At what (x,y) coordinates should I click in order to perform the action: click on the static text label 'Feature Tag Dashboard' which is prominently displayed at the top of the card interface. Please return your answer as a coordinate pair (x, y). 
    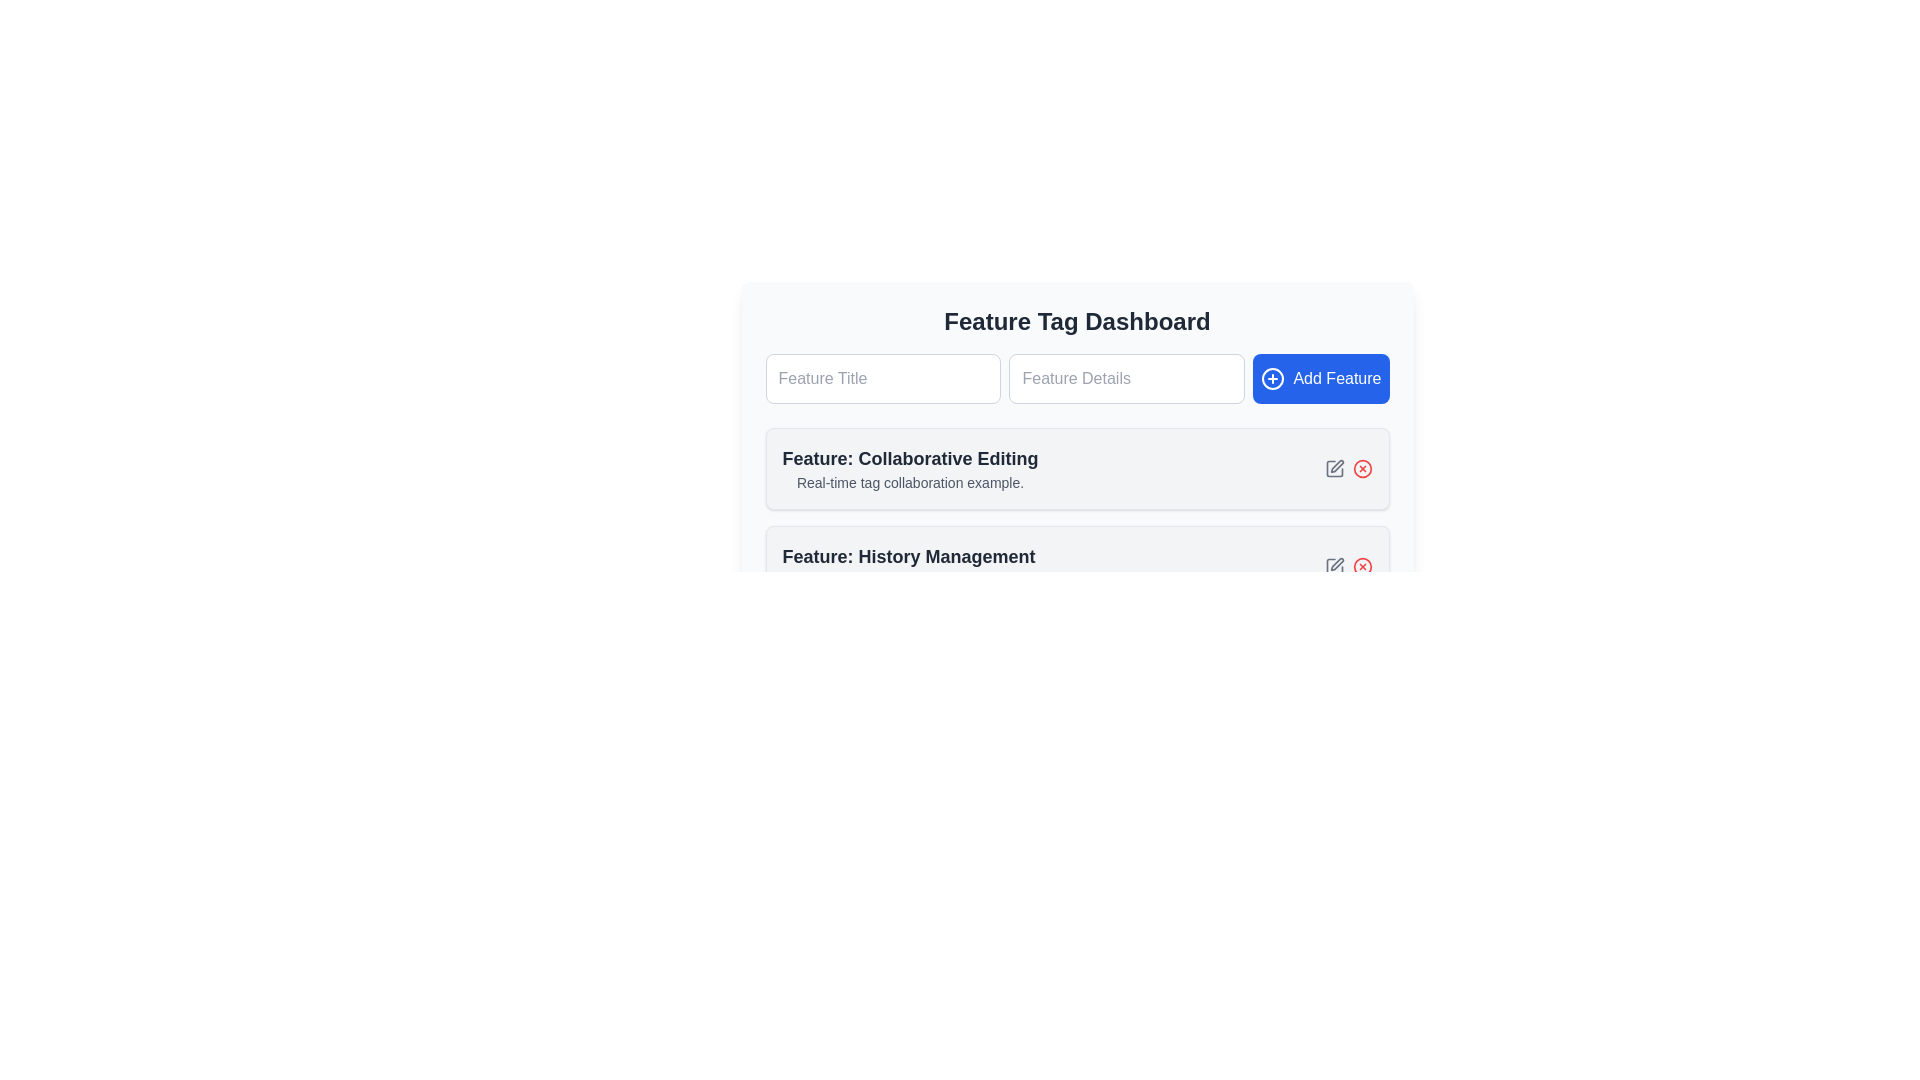
    Looking at the image, I should click on (1076, 320).